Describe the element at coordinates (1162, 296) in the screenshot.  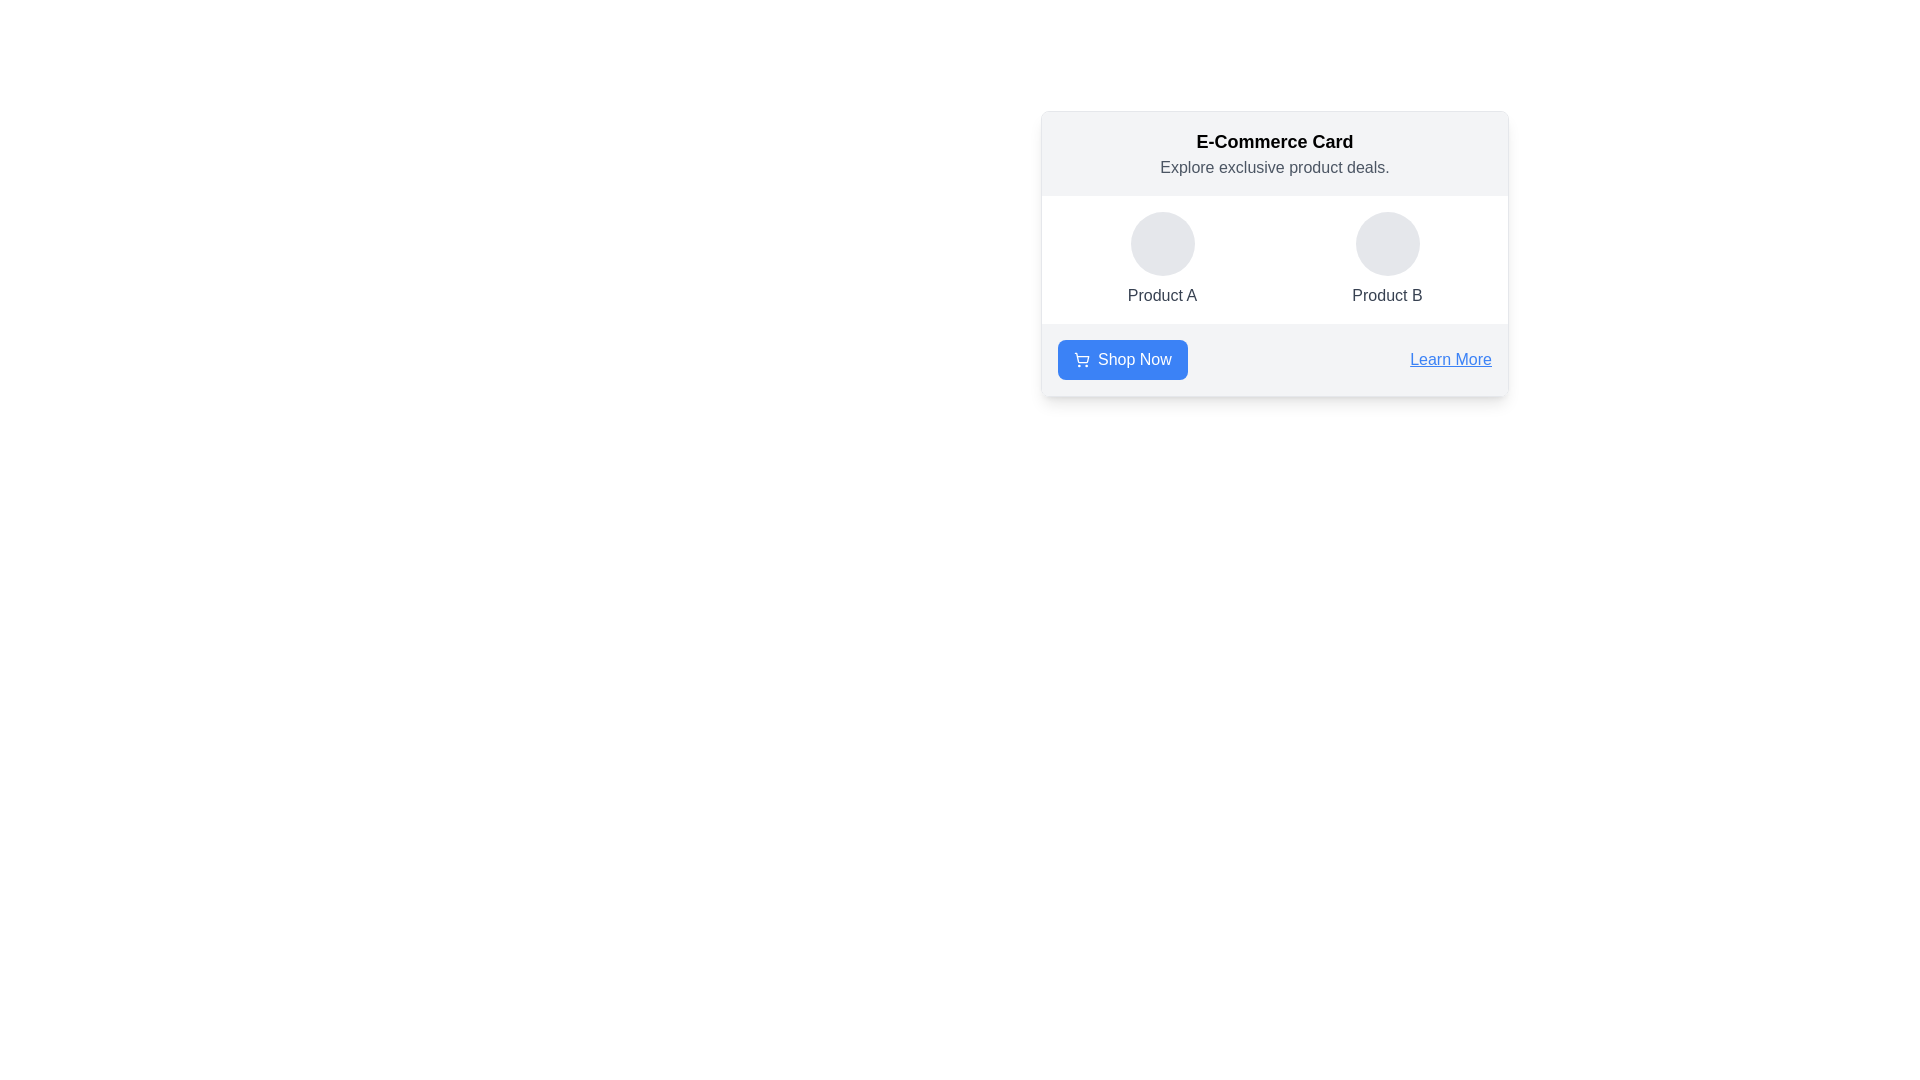
I see `the 'Product A' text label, which is styled in muted gray and located below a circular image in a card layout` at that location.